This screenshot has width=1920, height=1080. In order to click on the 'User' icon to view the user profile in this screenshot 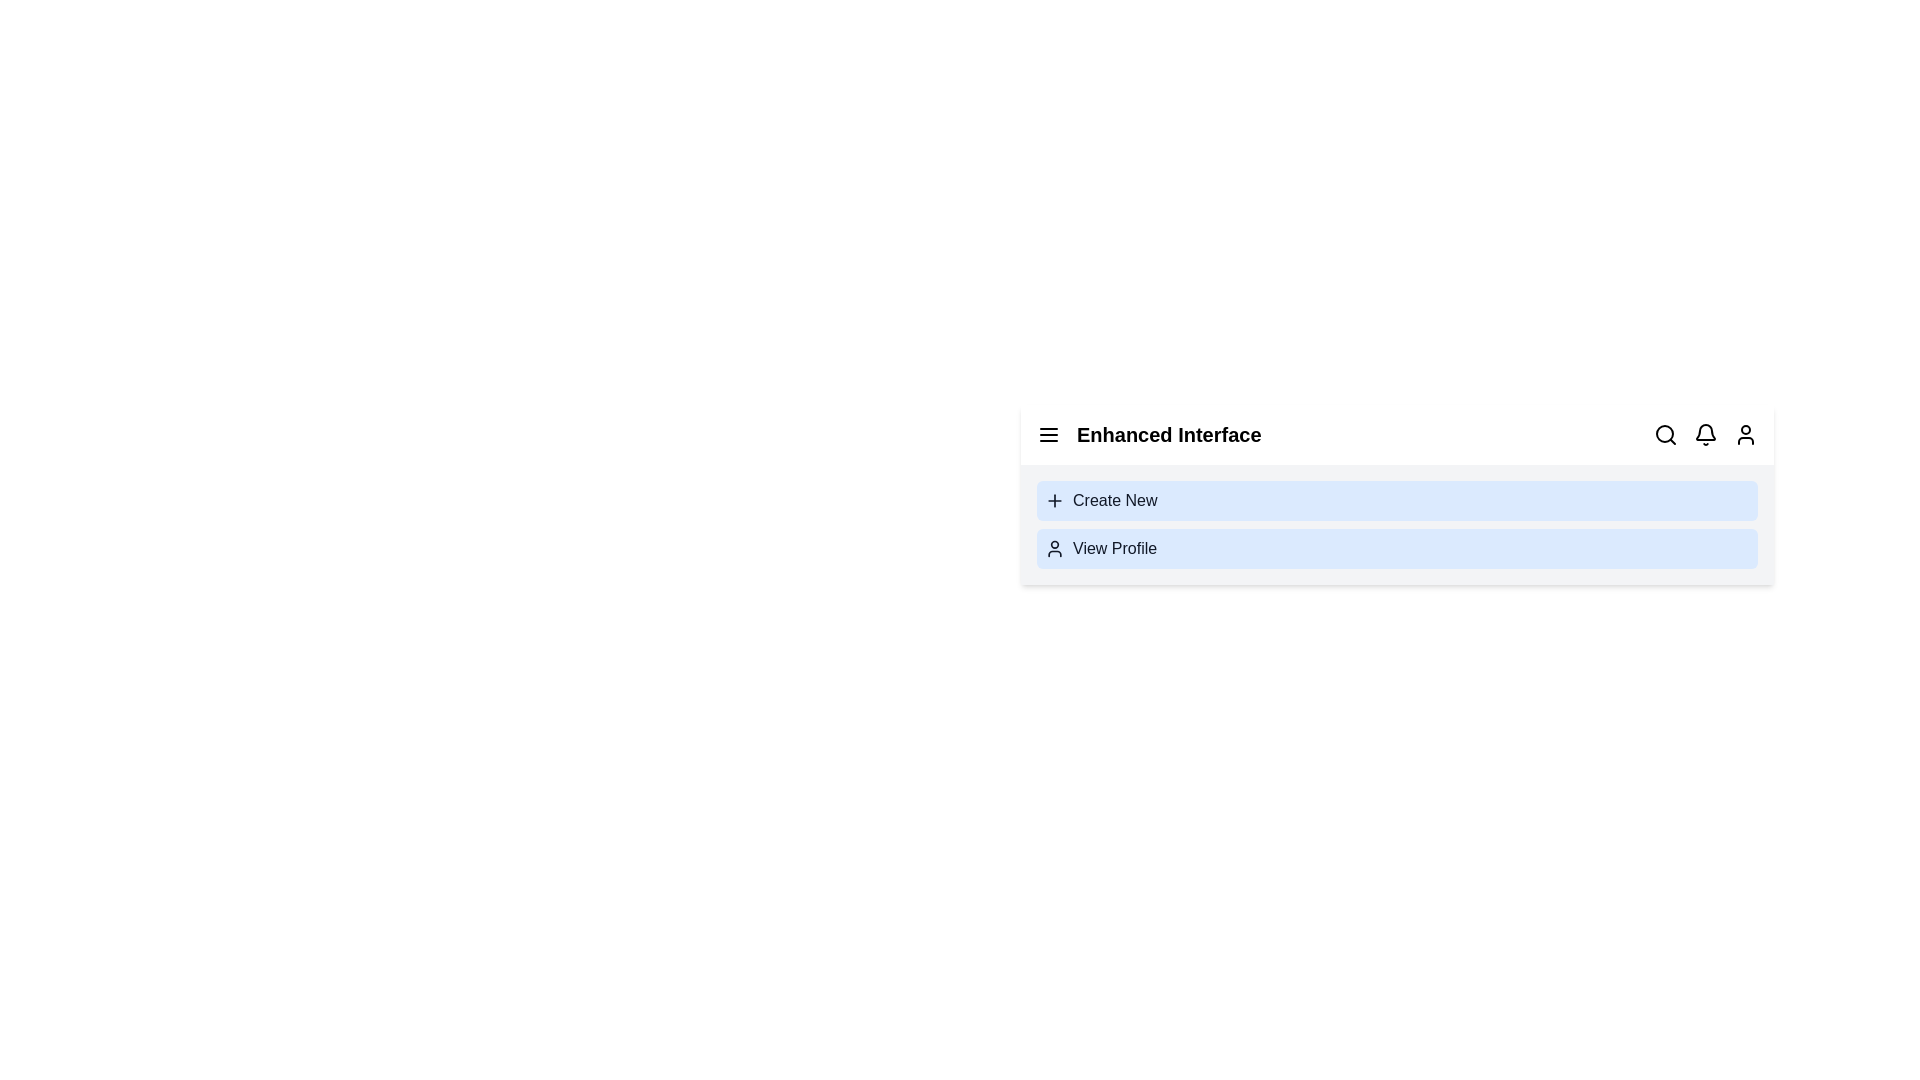, I will do `click(1745, 434)`.